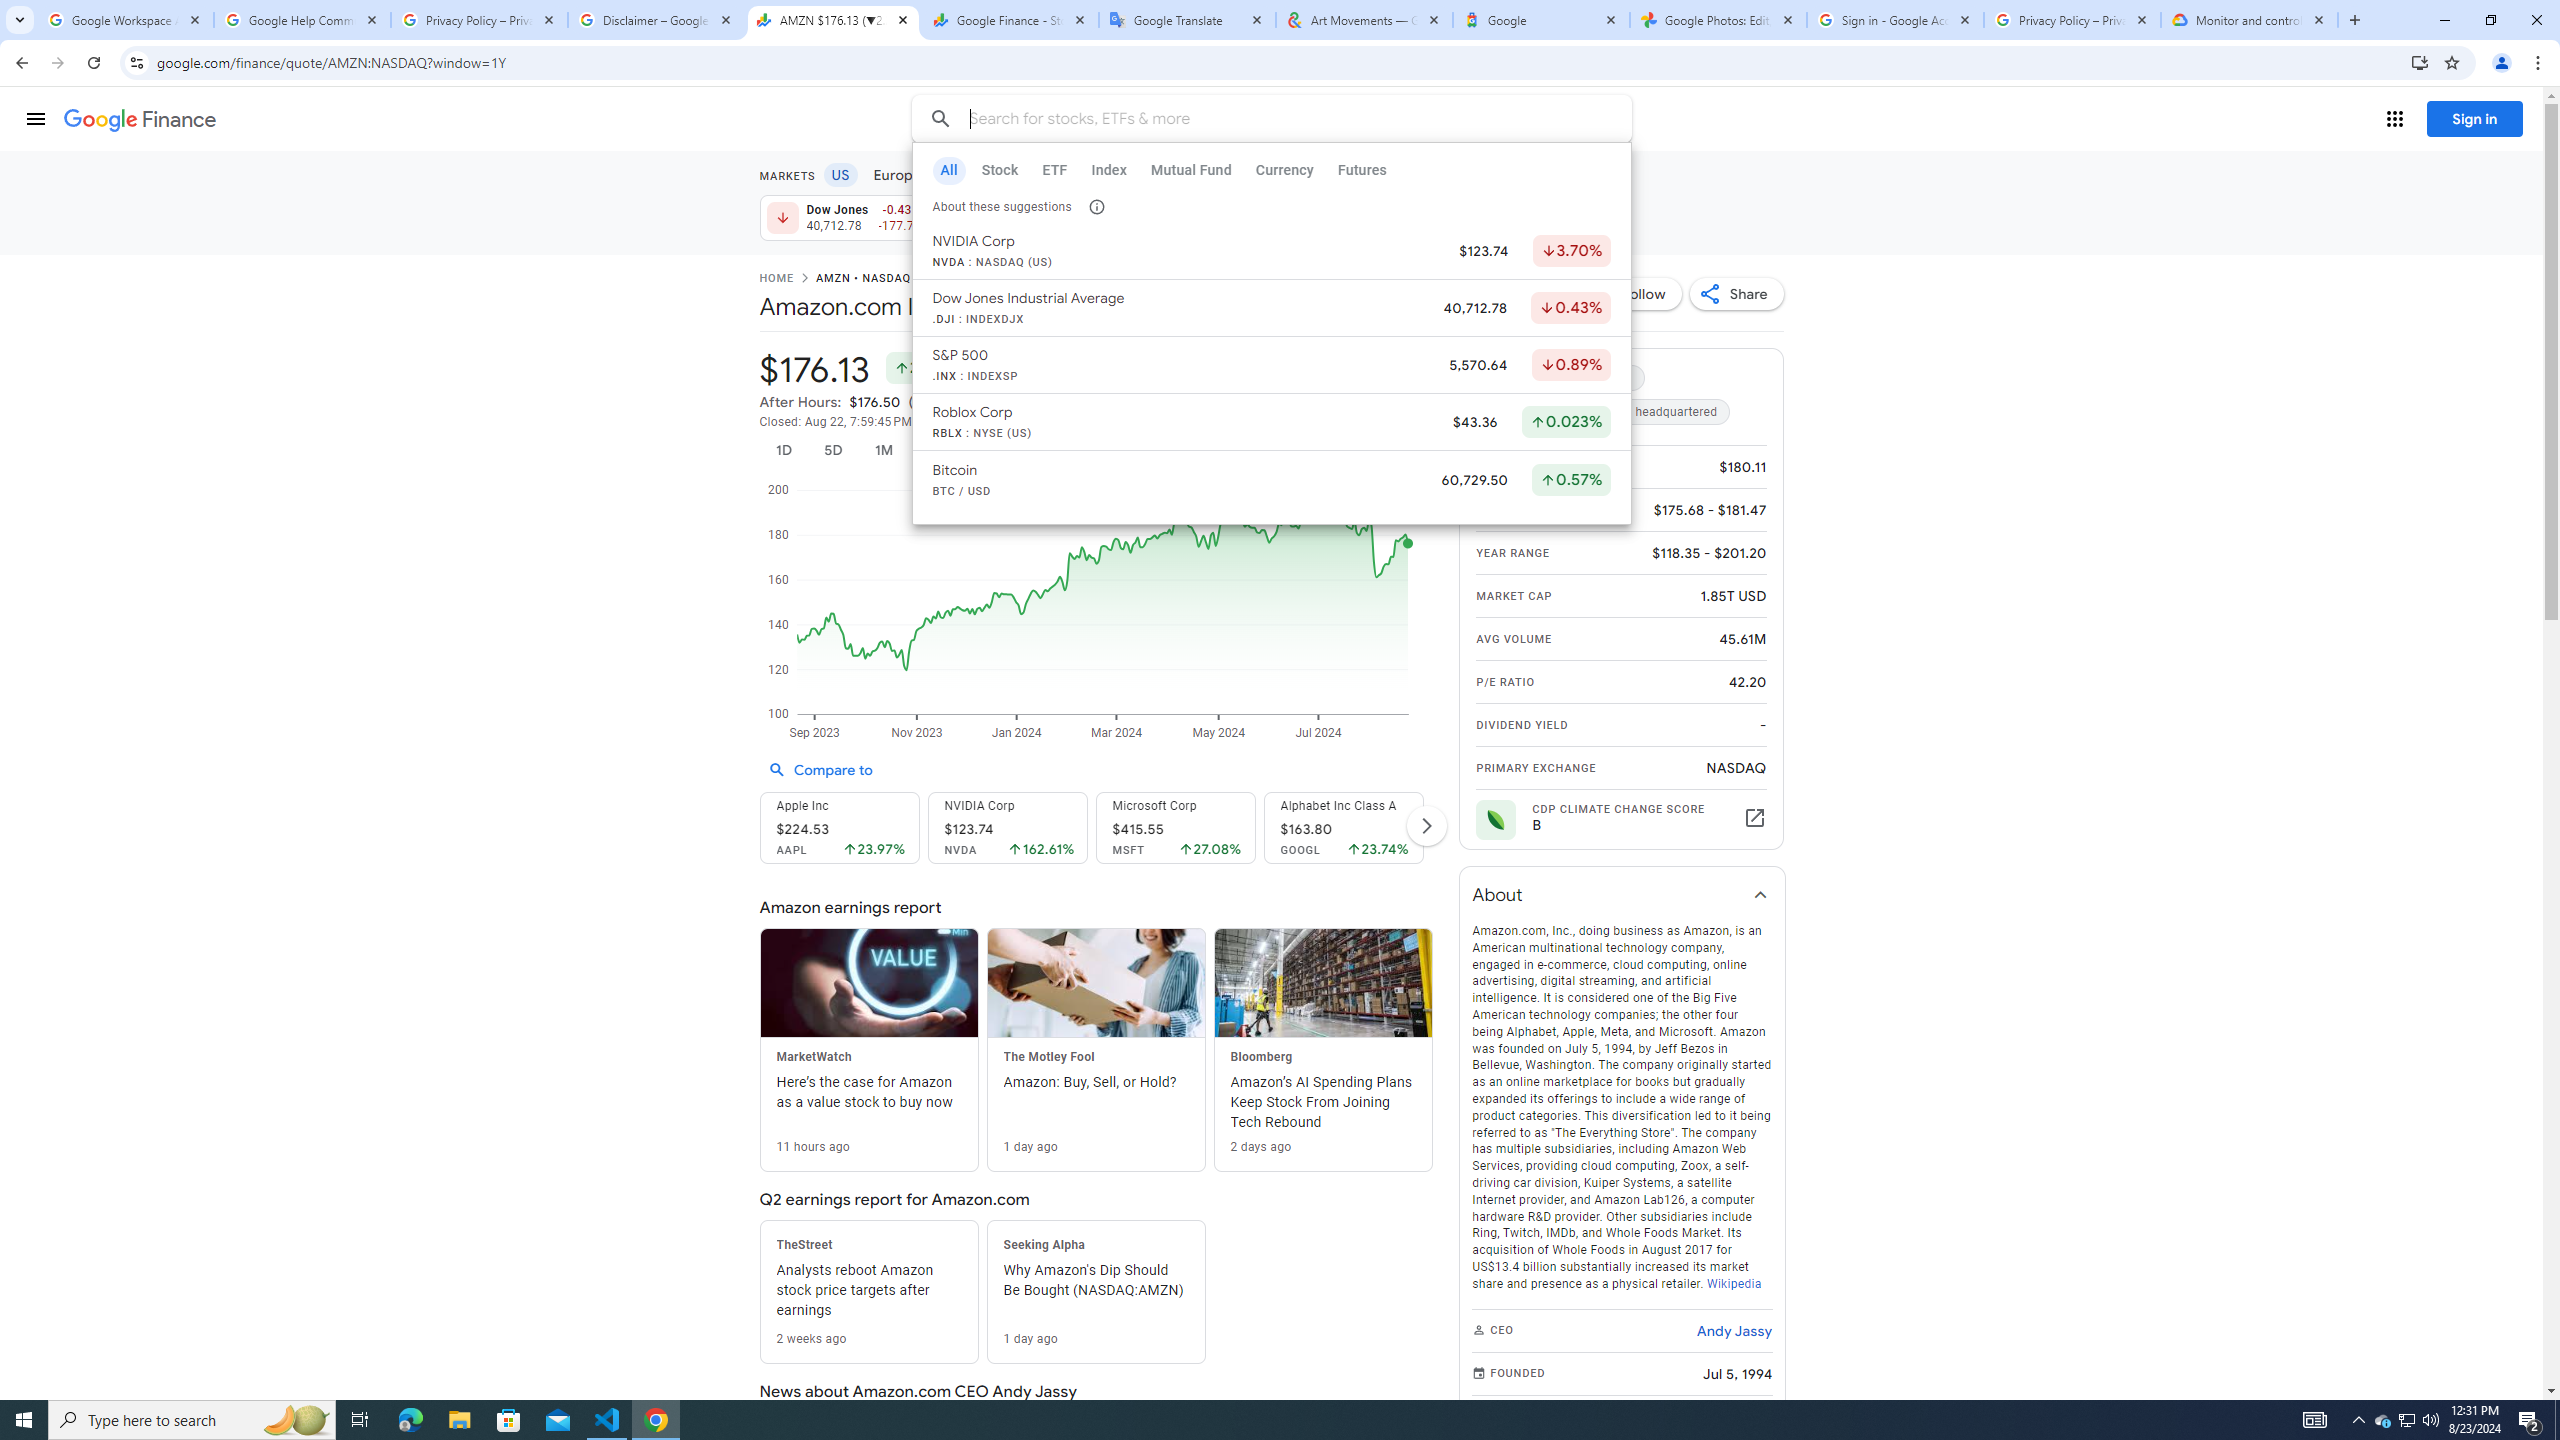 The width and height of the screenshot is (2560, 1440). Describe the element at coordinates (782, 449) in the screenshot. I see `'1D'` at that location.